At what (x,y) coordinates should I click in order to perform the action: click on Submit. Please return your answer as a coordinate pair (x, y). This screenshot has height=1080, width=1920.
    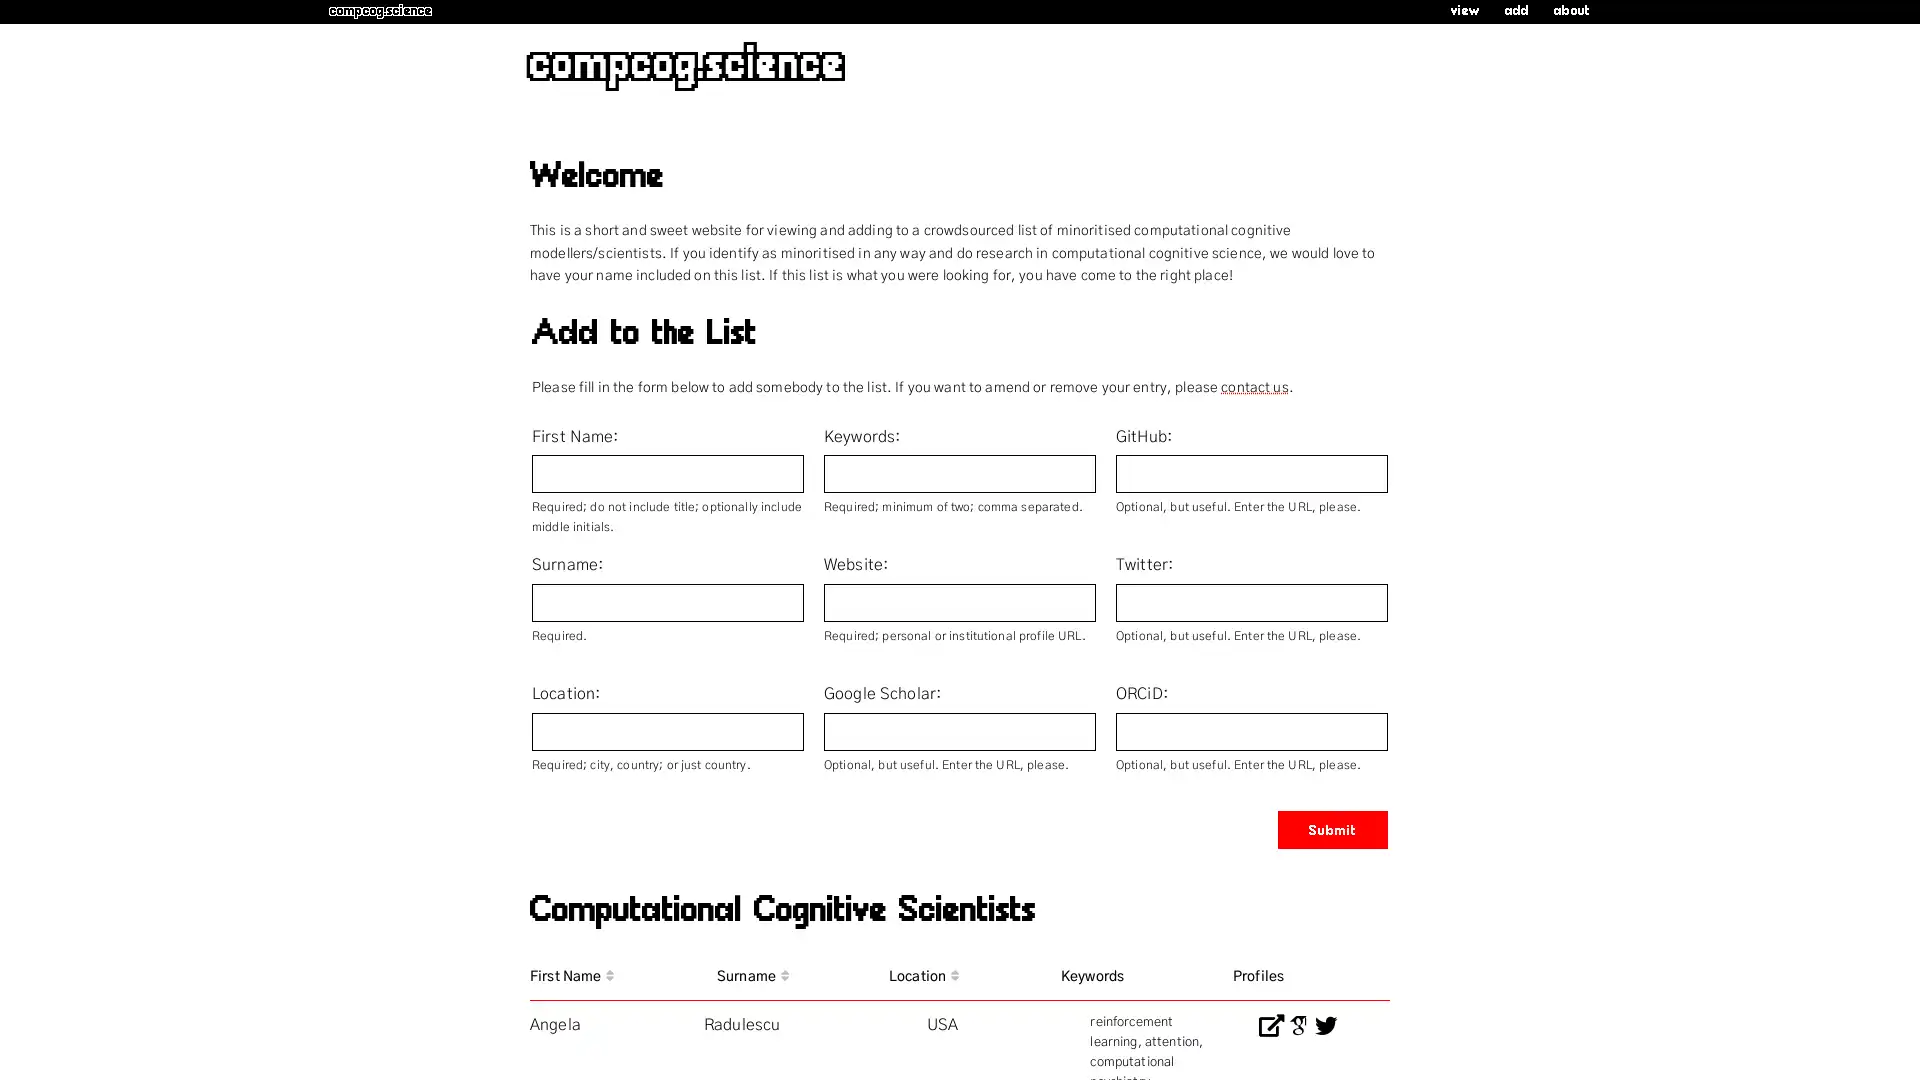
    Looking at the image, I should click on (1333, 829).